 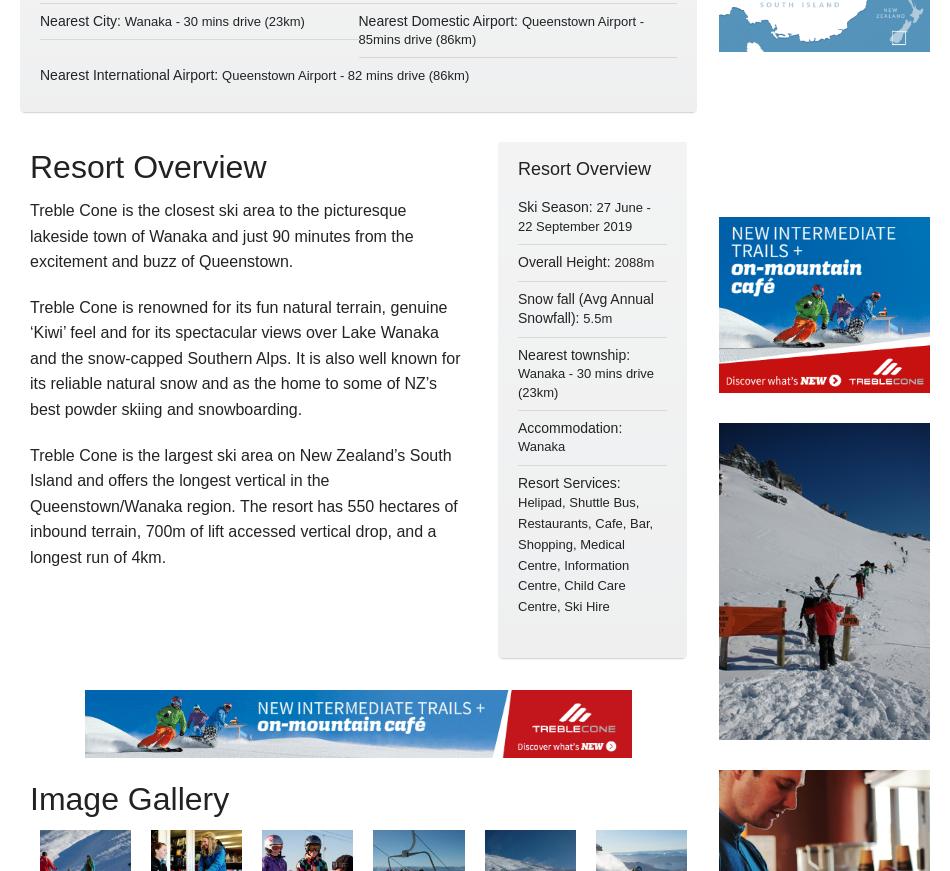 What do you see at coordinates (242, 505) in the screenshot?
I see `'Treble Cone is the largest ski area on New Zealand’s South Island and offers the longest vertical in the Queenstown/Wanaka region. The resort has 550 hectares of inbound terrain, 700m of lift accessed vertical drop, and a longest run of 4km.'` at bounding box center [242, 505].